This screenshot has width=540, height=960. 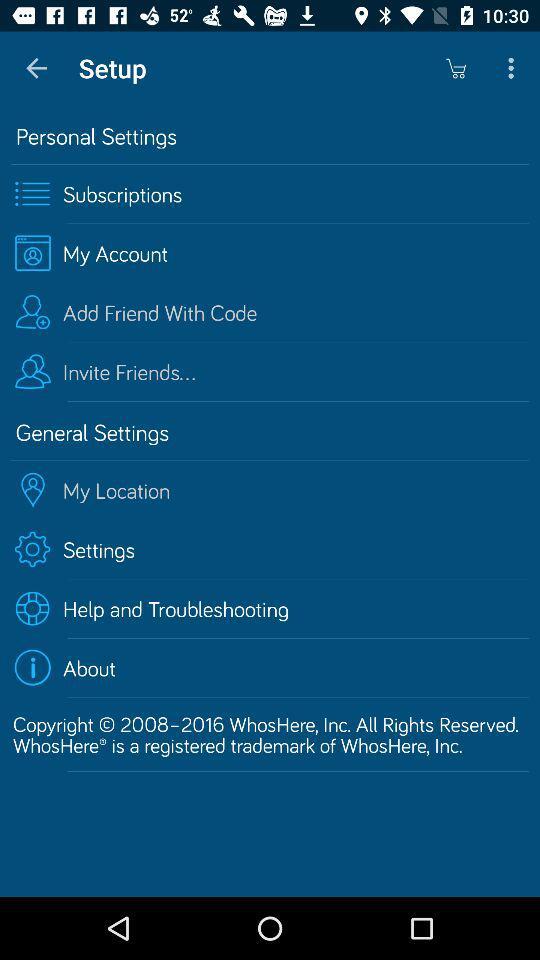 What do you see at coordinates (455, 68) in the screenshot?
I see `the icon above personal settings icon` at bounding box center [455, 68].